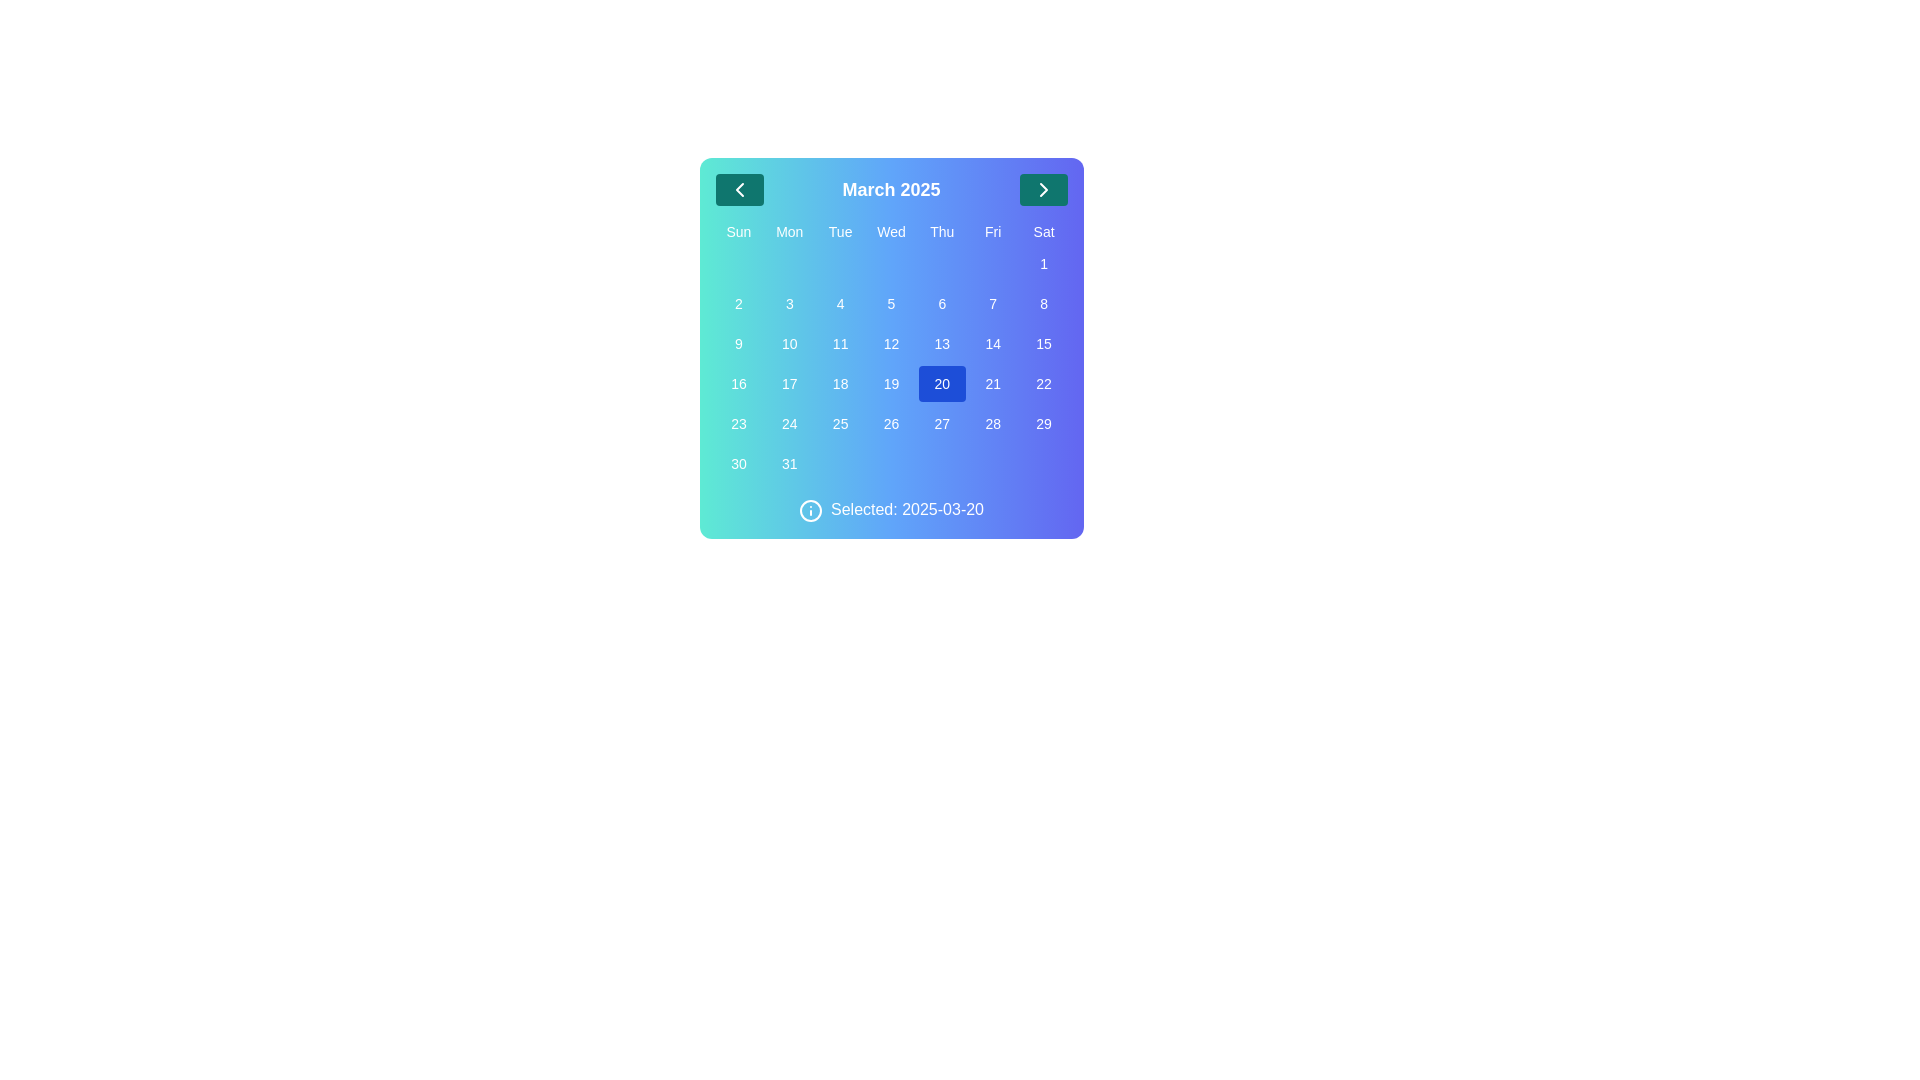 The image size is (1920, 1080). Describe the element at coordinates (1042, 189) in the screenshot. I see `the forward navigation button located on the far-right of the calendar interface to trigger the visual hover effect` at that location.